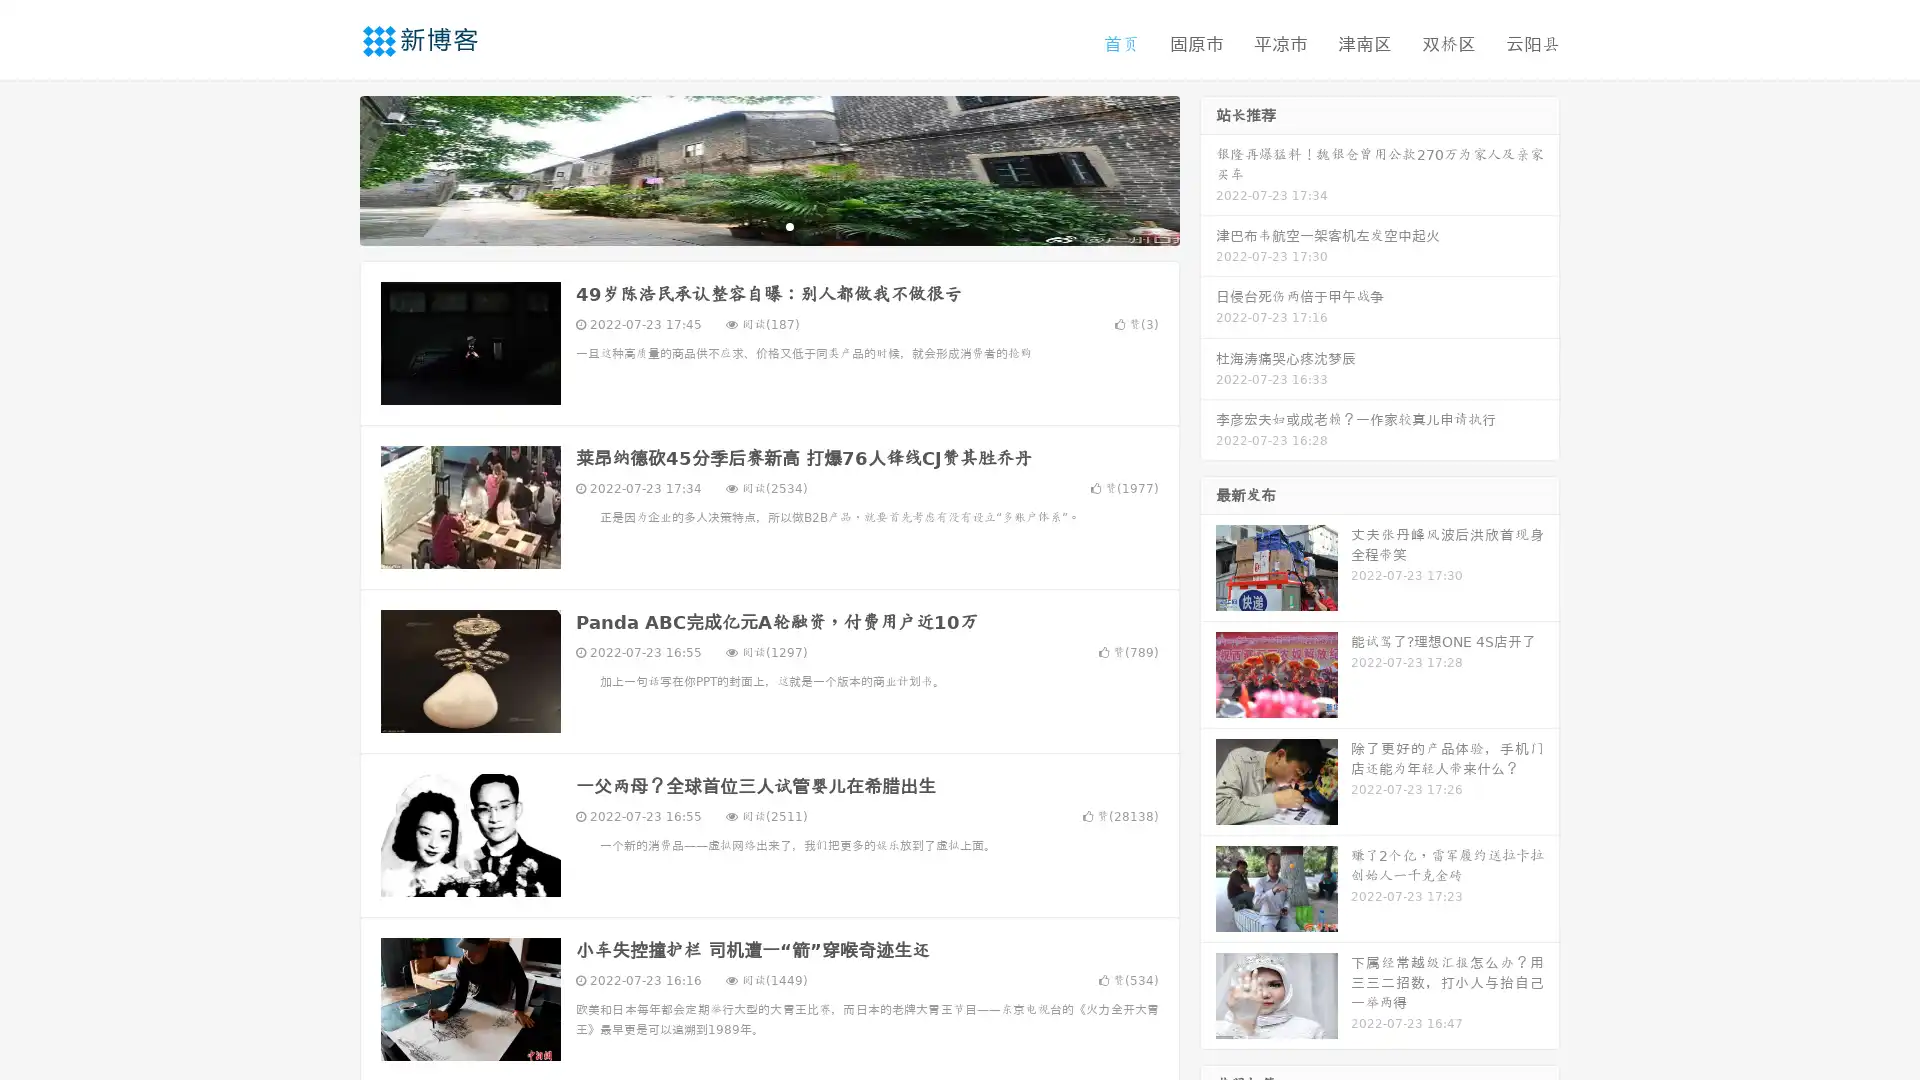  What do you see at coordinates (1208, 168) in the screenshot?
I see `Next slide` at bounding box center [1208, 168].